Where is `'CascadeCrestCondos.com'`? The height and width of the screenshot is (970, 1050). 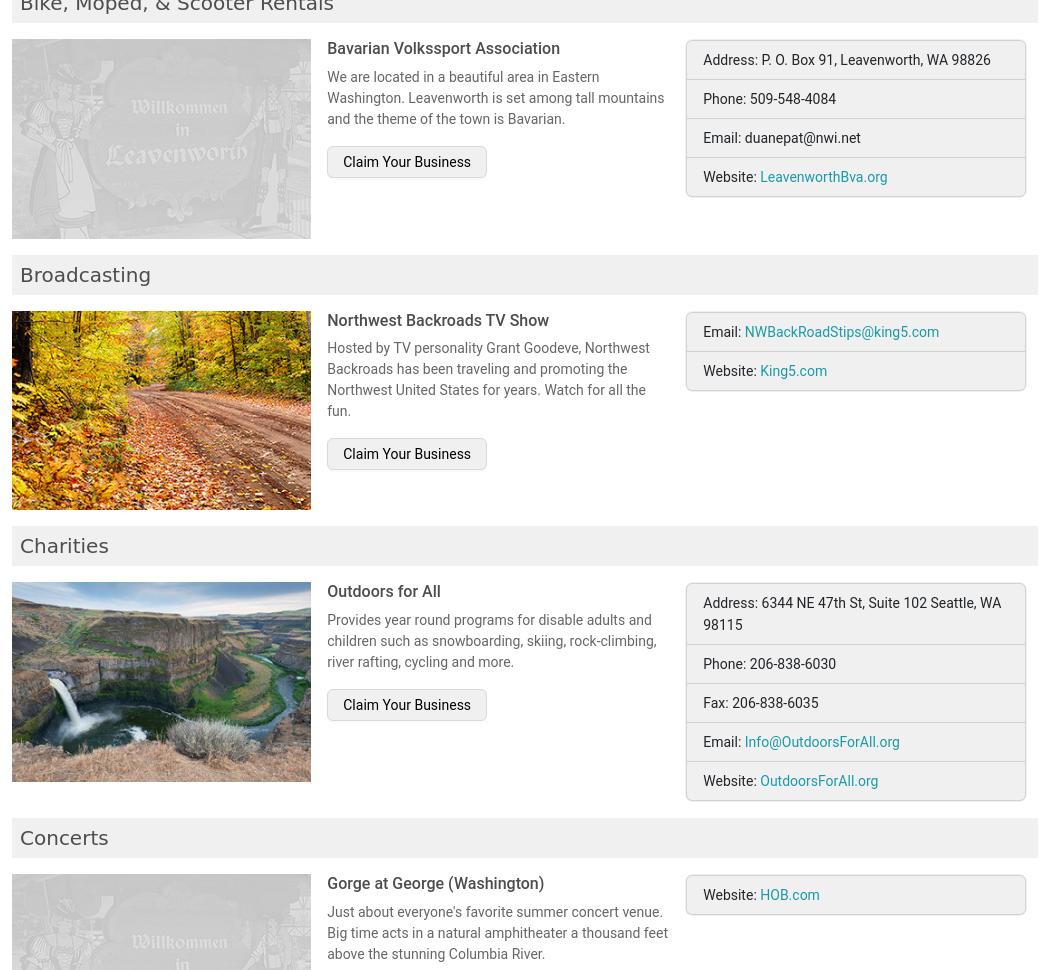 'CascadeCrestCondos.com' is located at coordinates (614, 246).